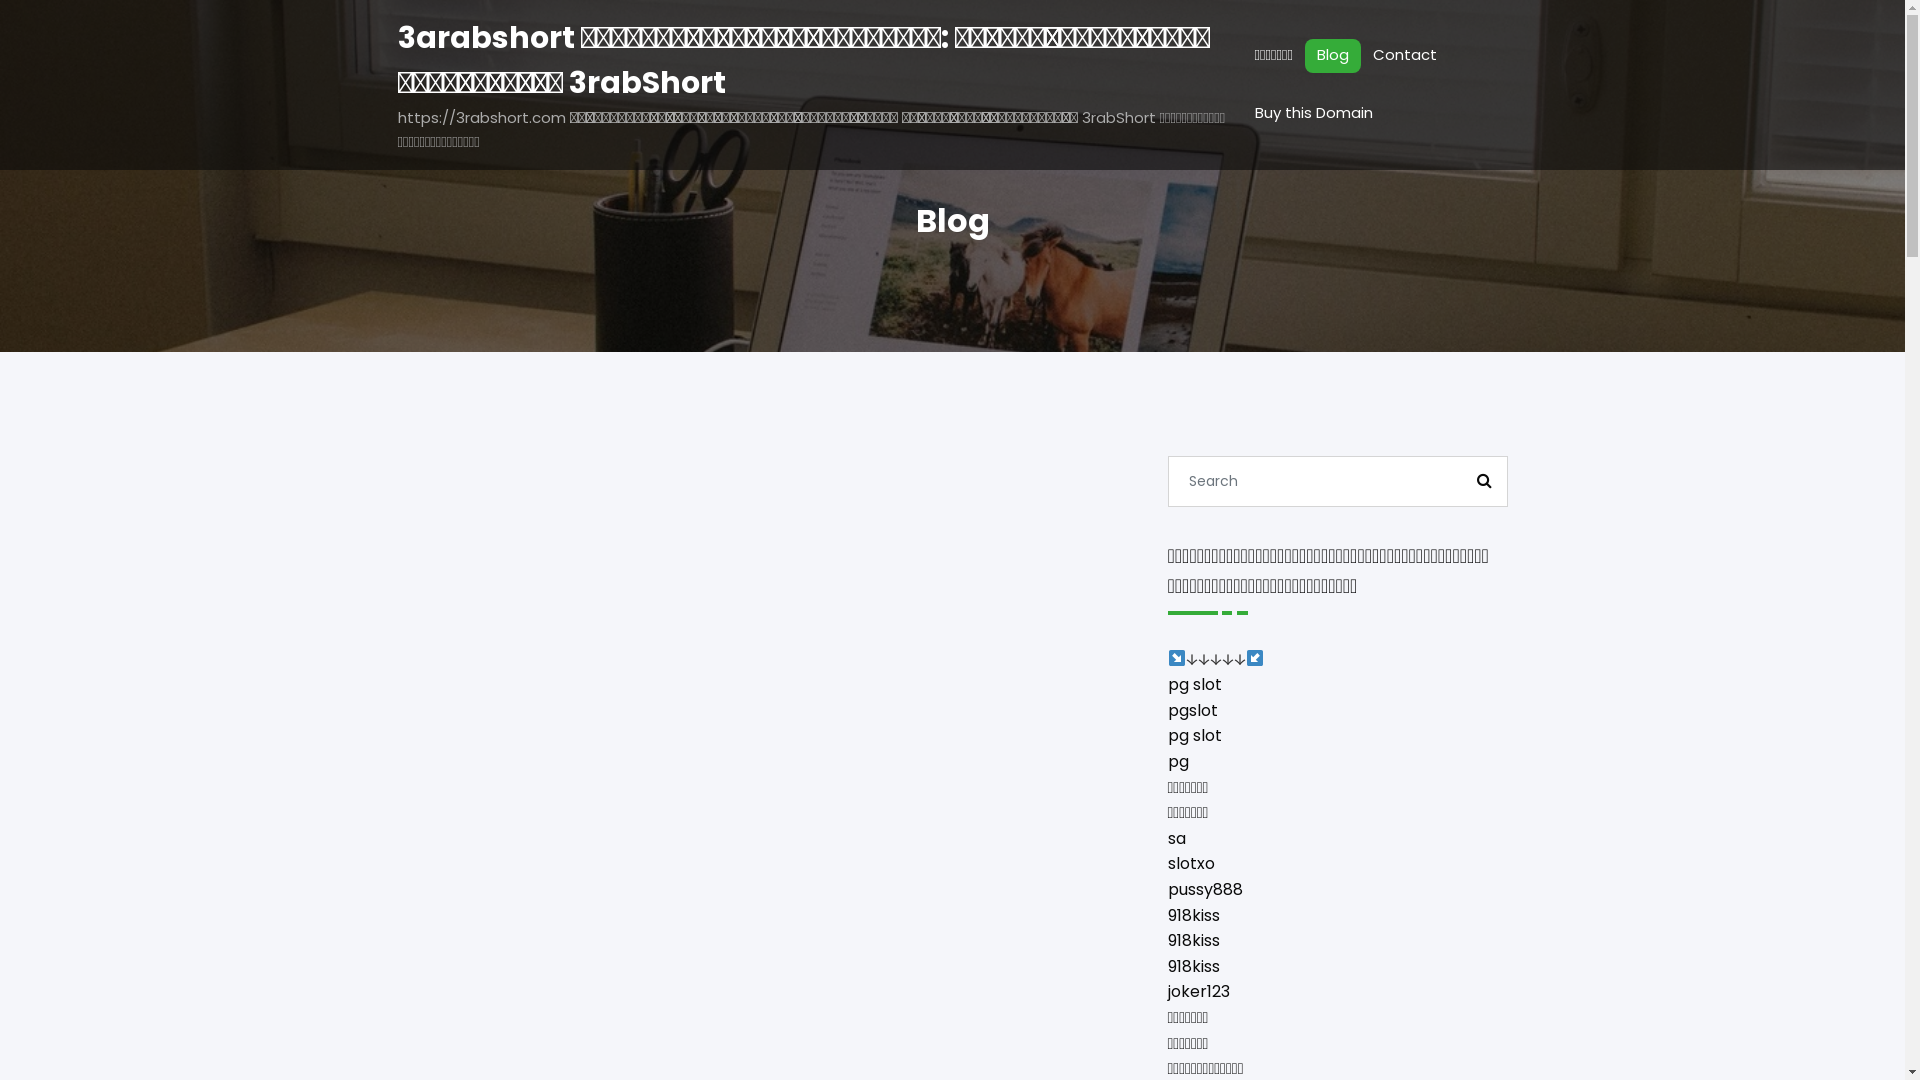 The image size is (1920, 1080). Describe the element at coordinates (1195, 683) in the screenshot. I see `'pg slot'` at that location.